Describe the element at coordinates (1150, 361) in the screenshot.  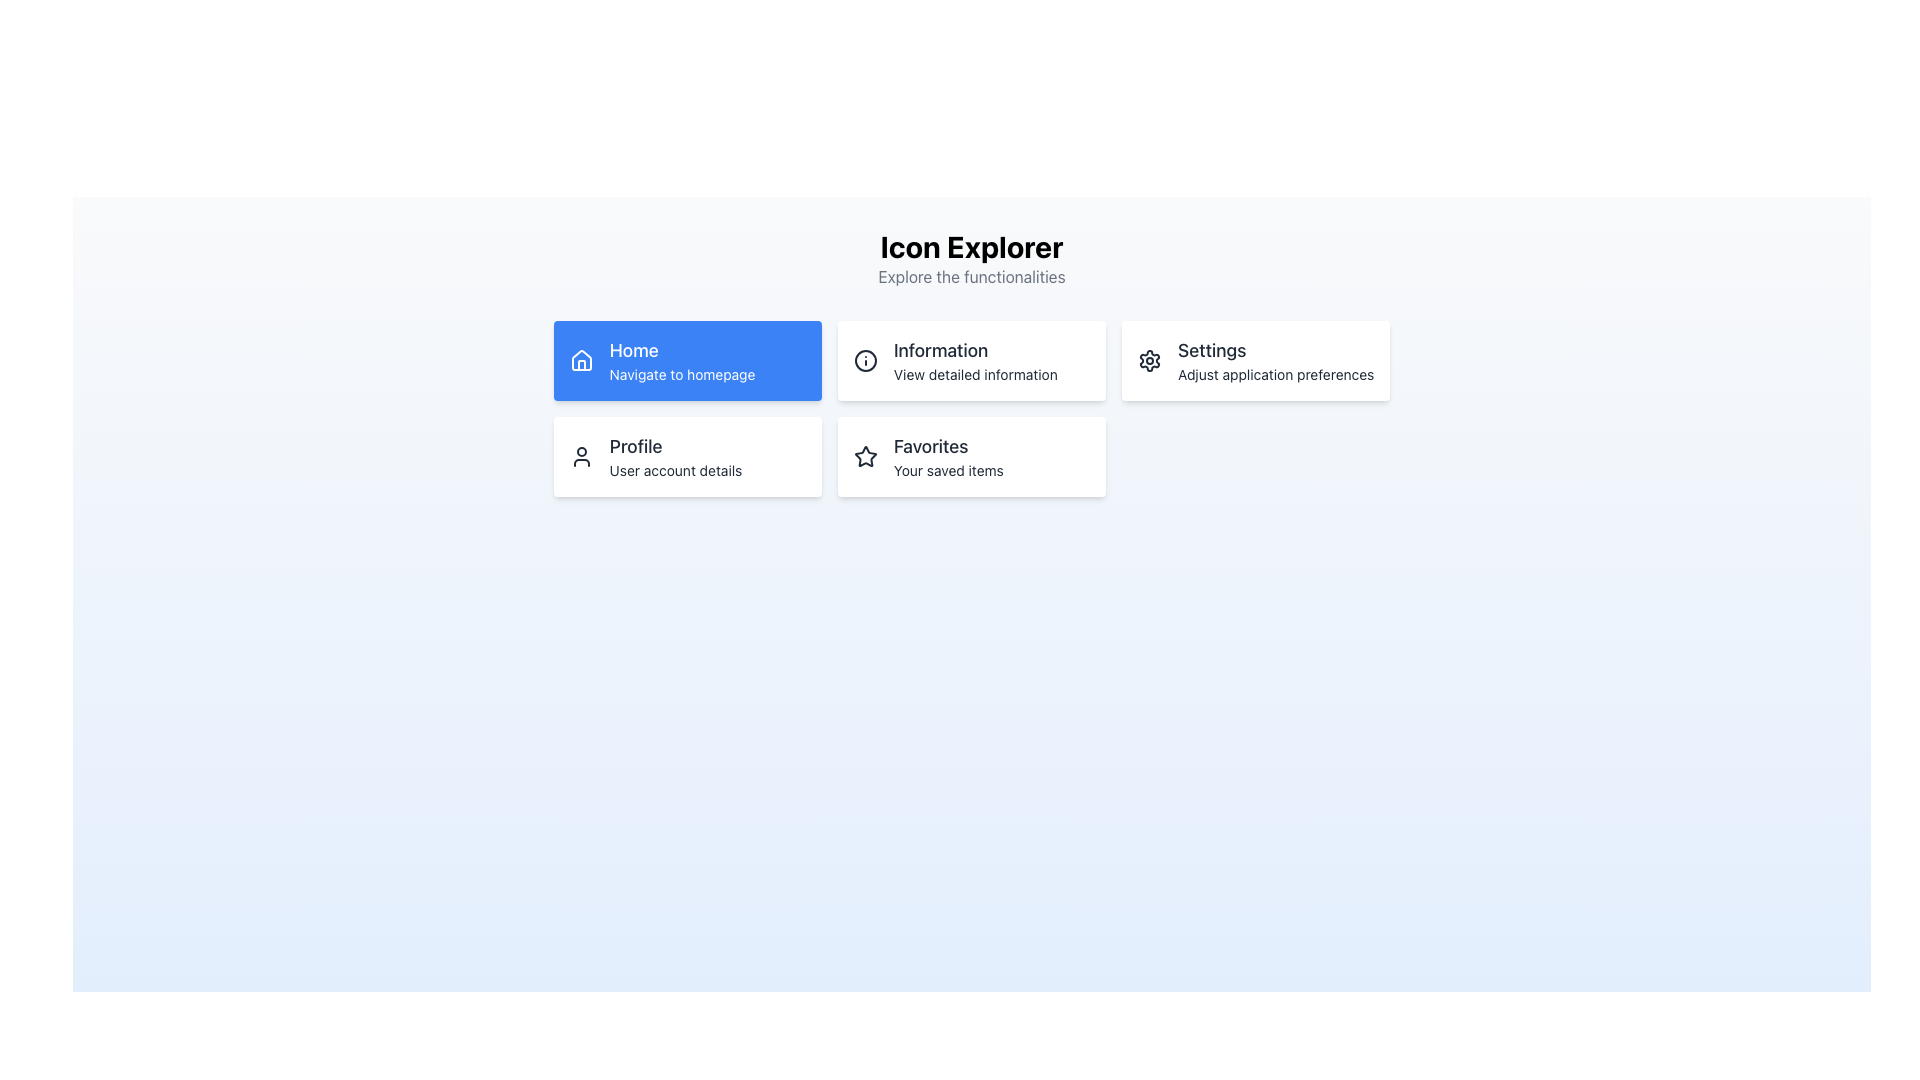
I see `the gear-shaped icon representing settings within the 'Settings' card located in the top-right corner of the group of cards` at that location.